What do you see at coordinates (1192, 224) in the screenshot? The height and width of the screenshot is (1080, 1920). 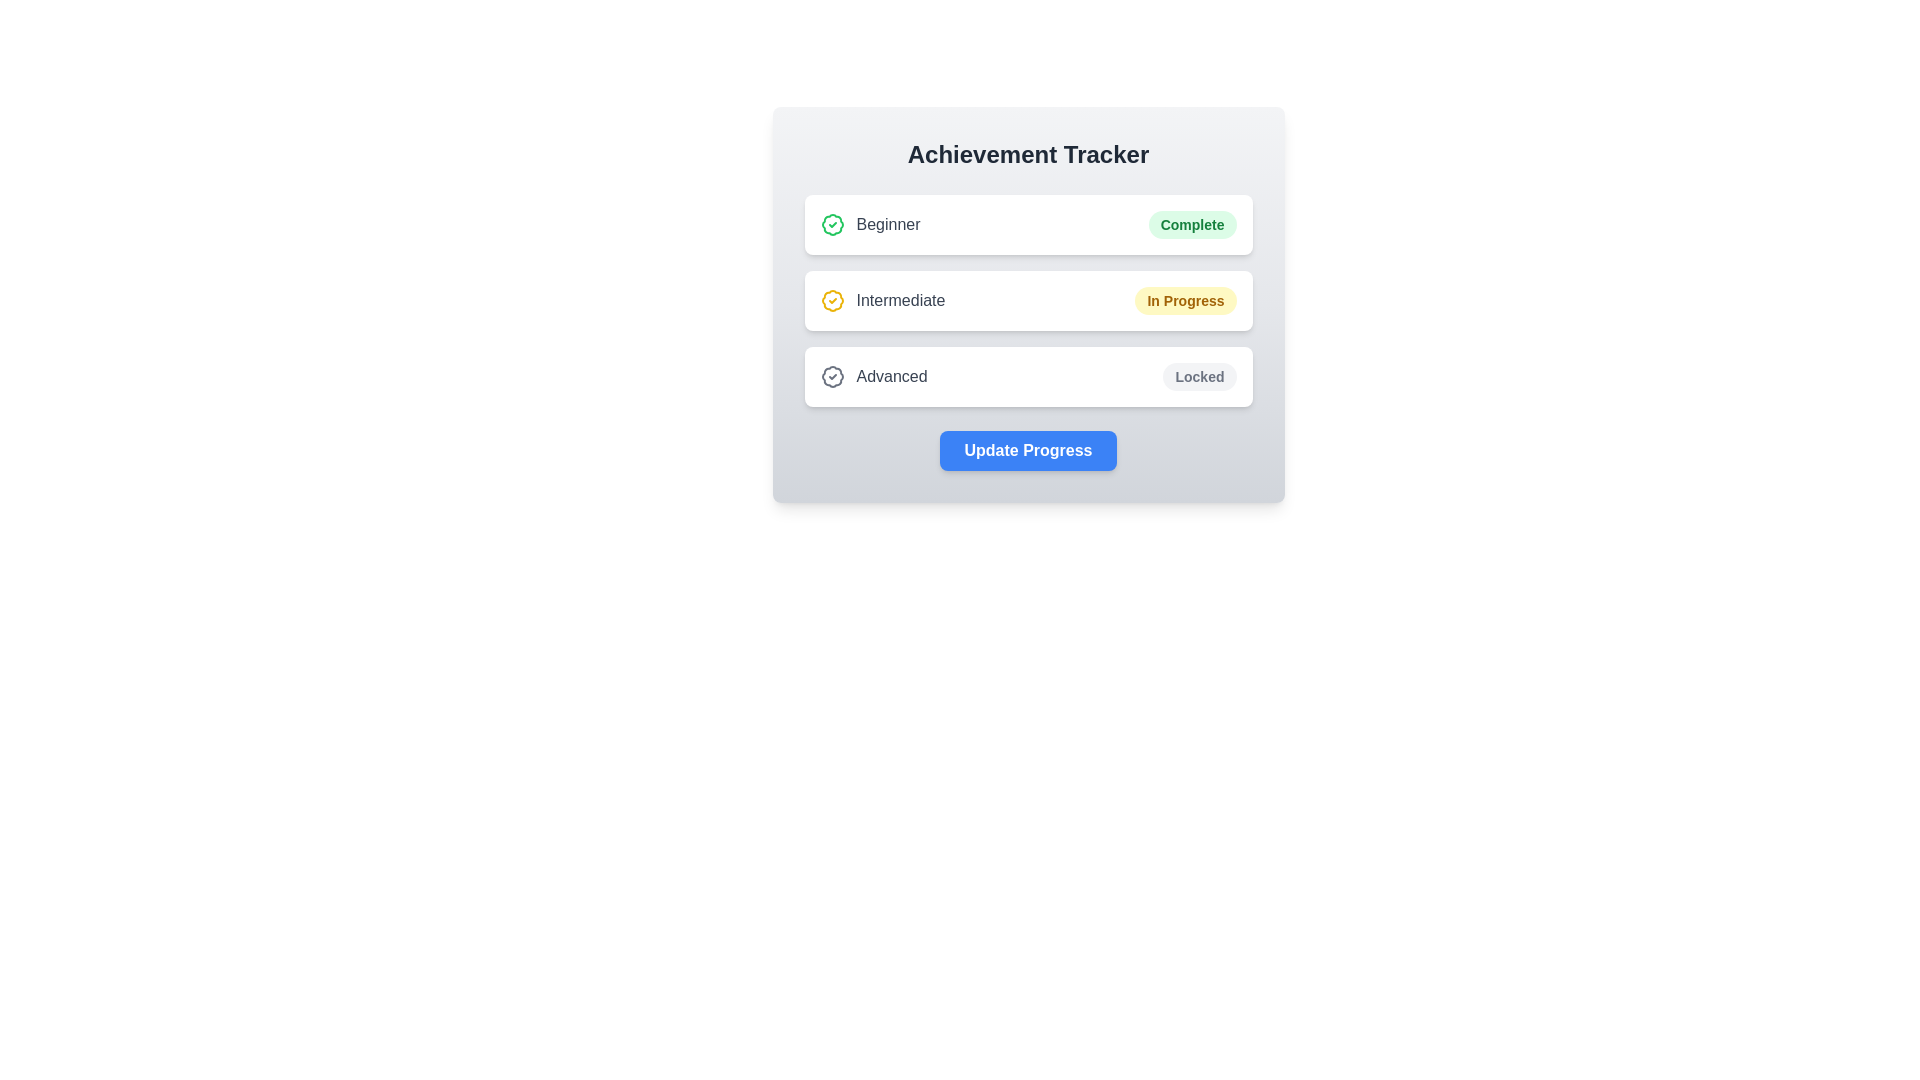 I see `the pill-shaped badge with the text 'Complete', which has a green background and is located next to the 'Beginner' label in the first achievement row` at bounding box center [1192, 224].